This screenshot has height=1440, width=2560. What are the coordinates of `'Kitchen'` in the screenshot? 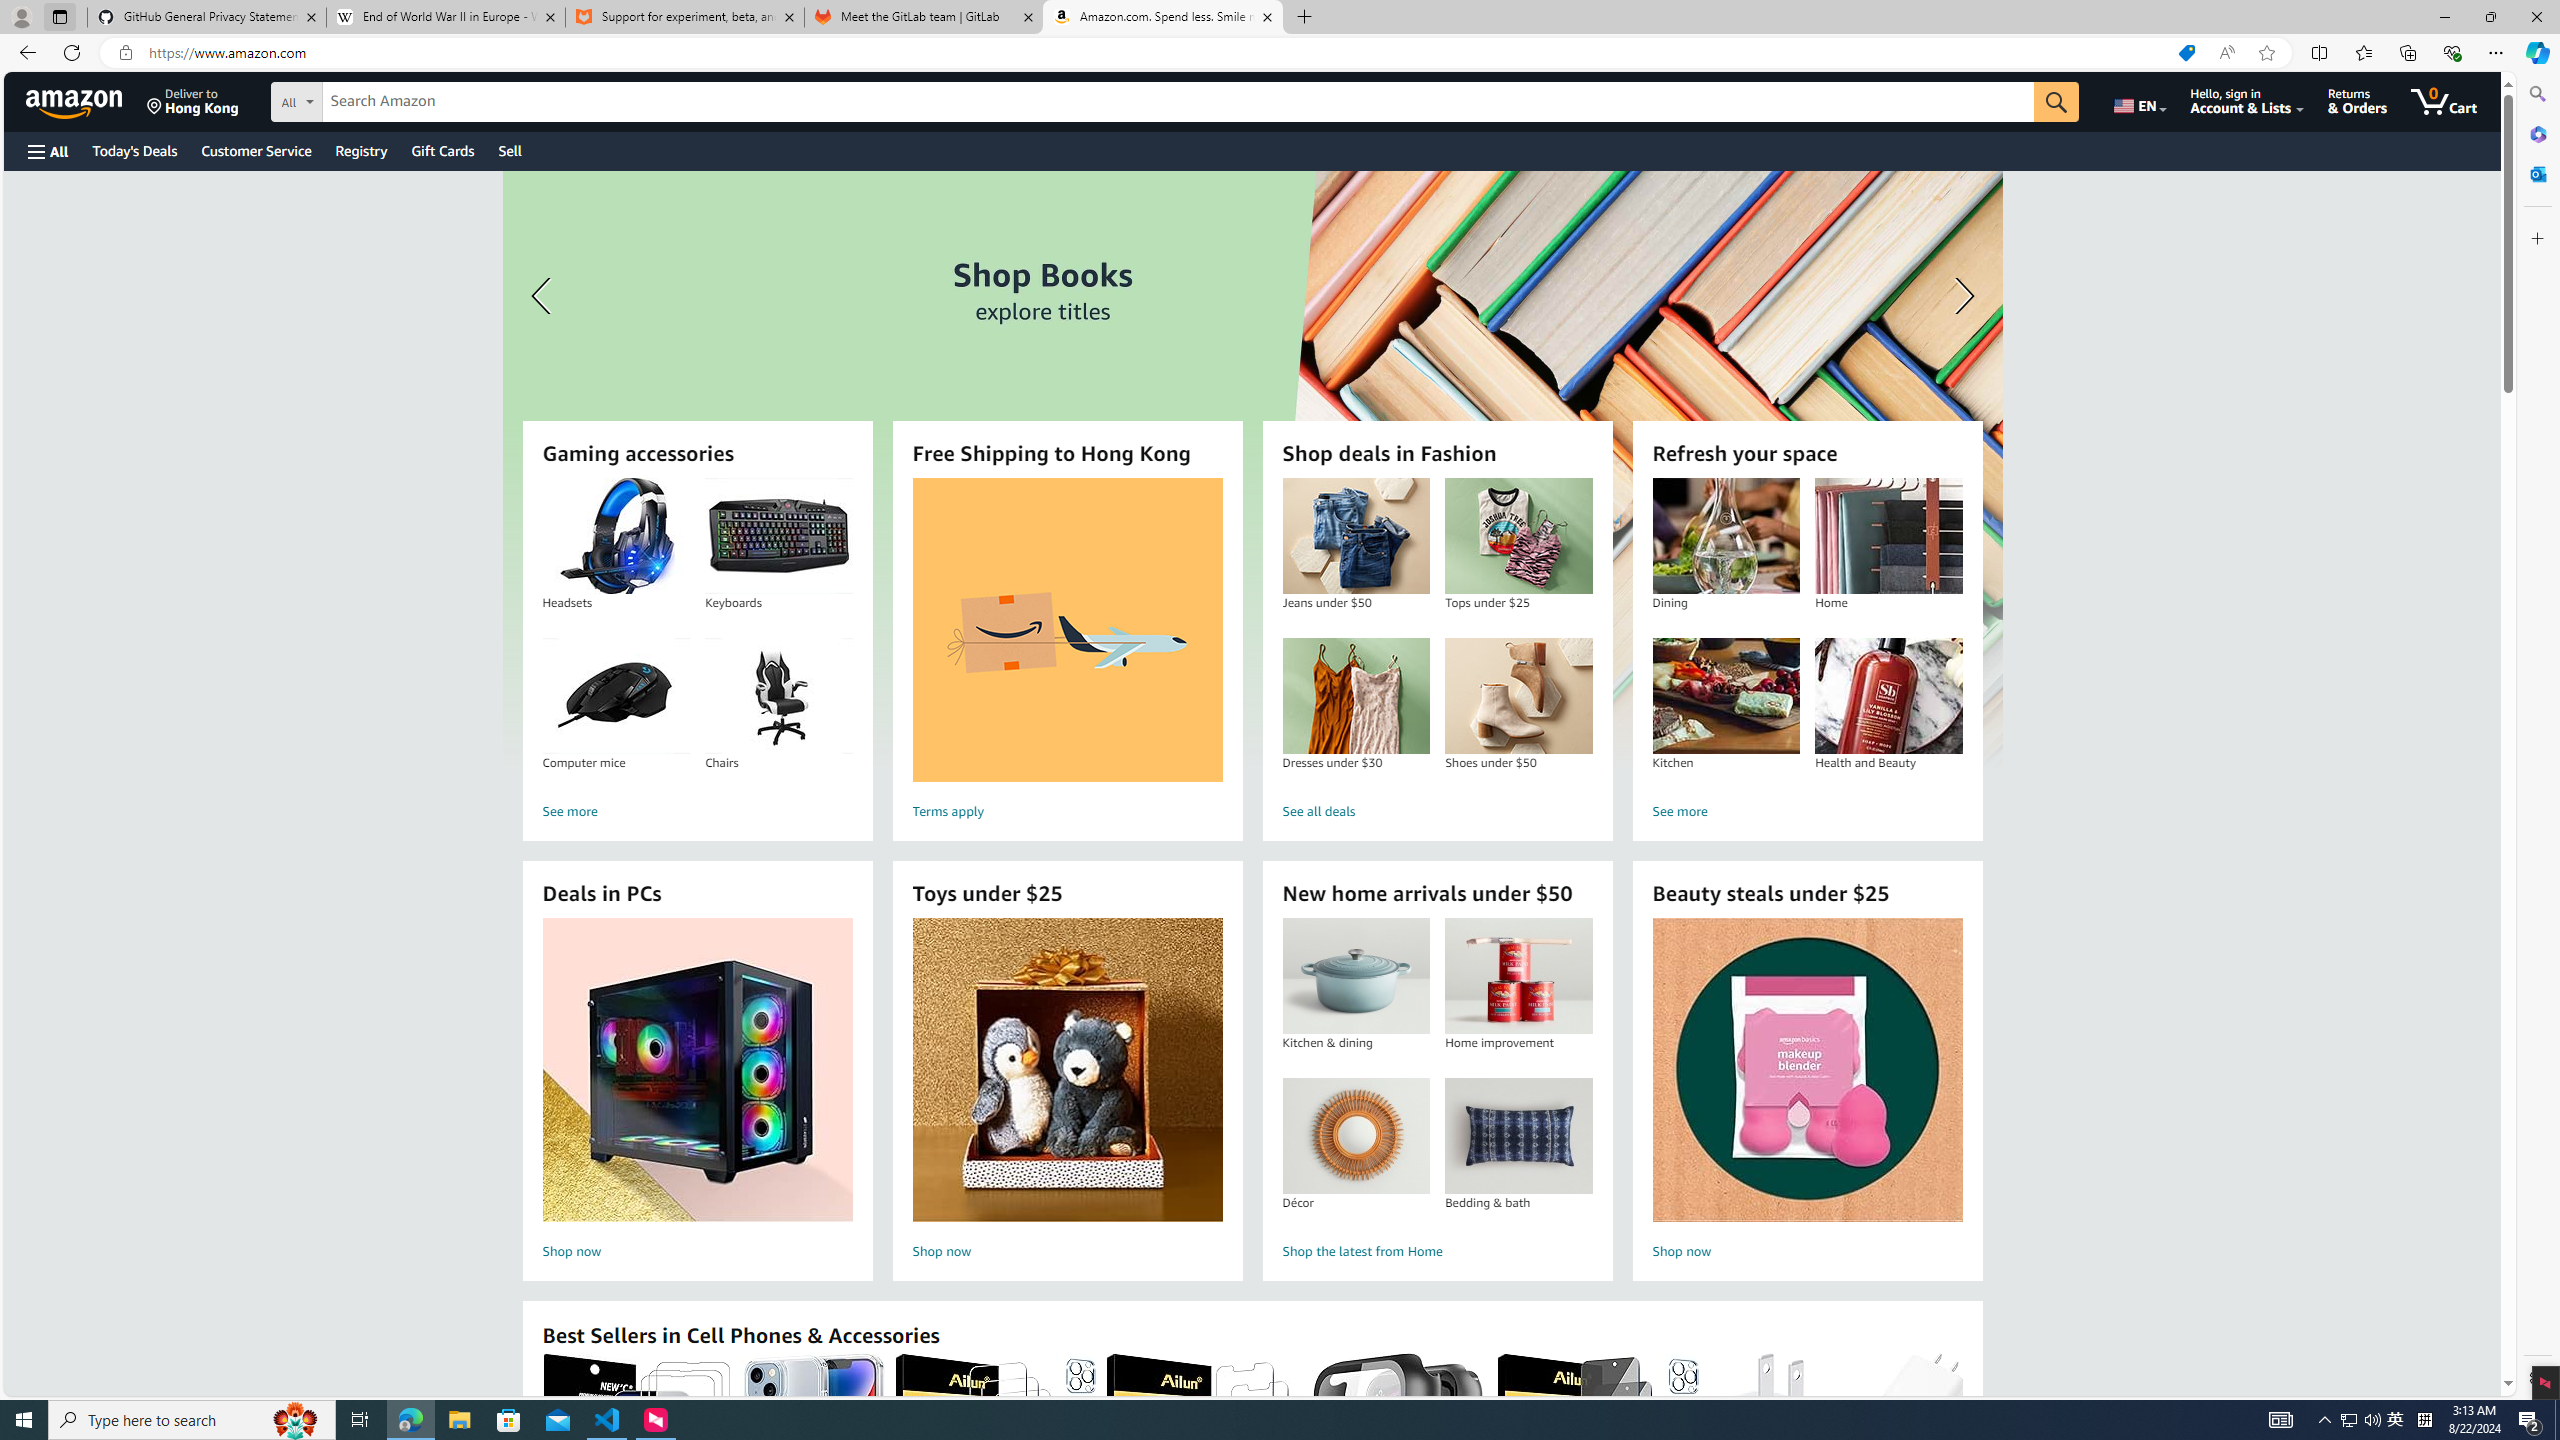 It's located at (1725, 696).